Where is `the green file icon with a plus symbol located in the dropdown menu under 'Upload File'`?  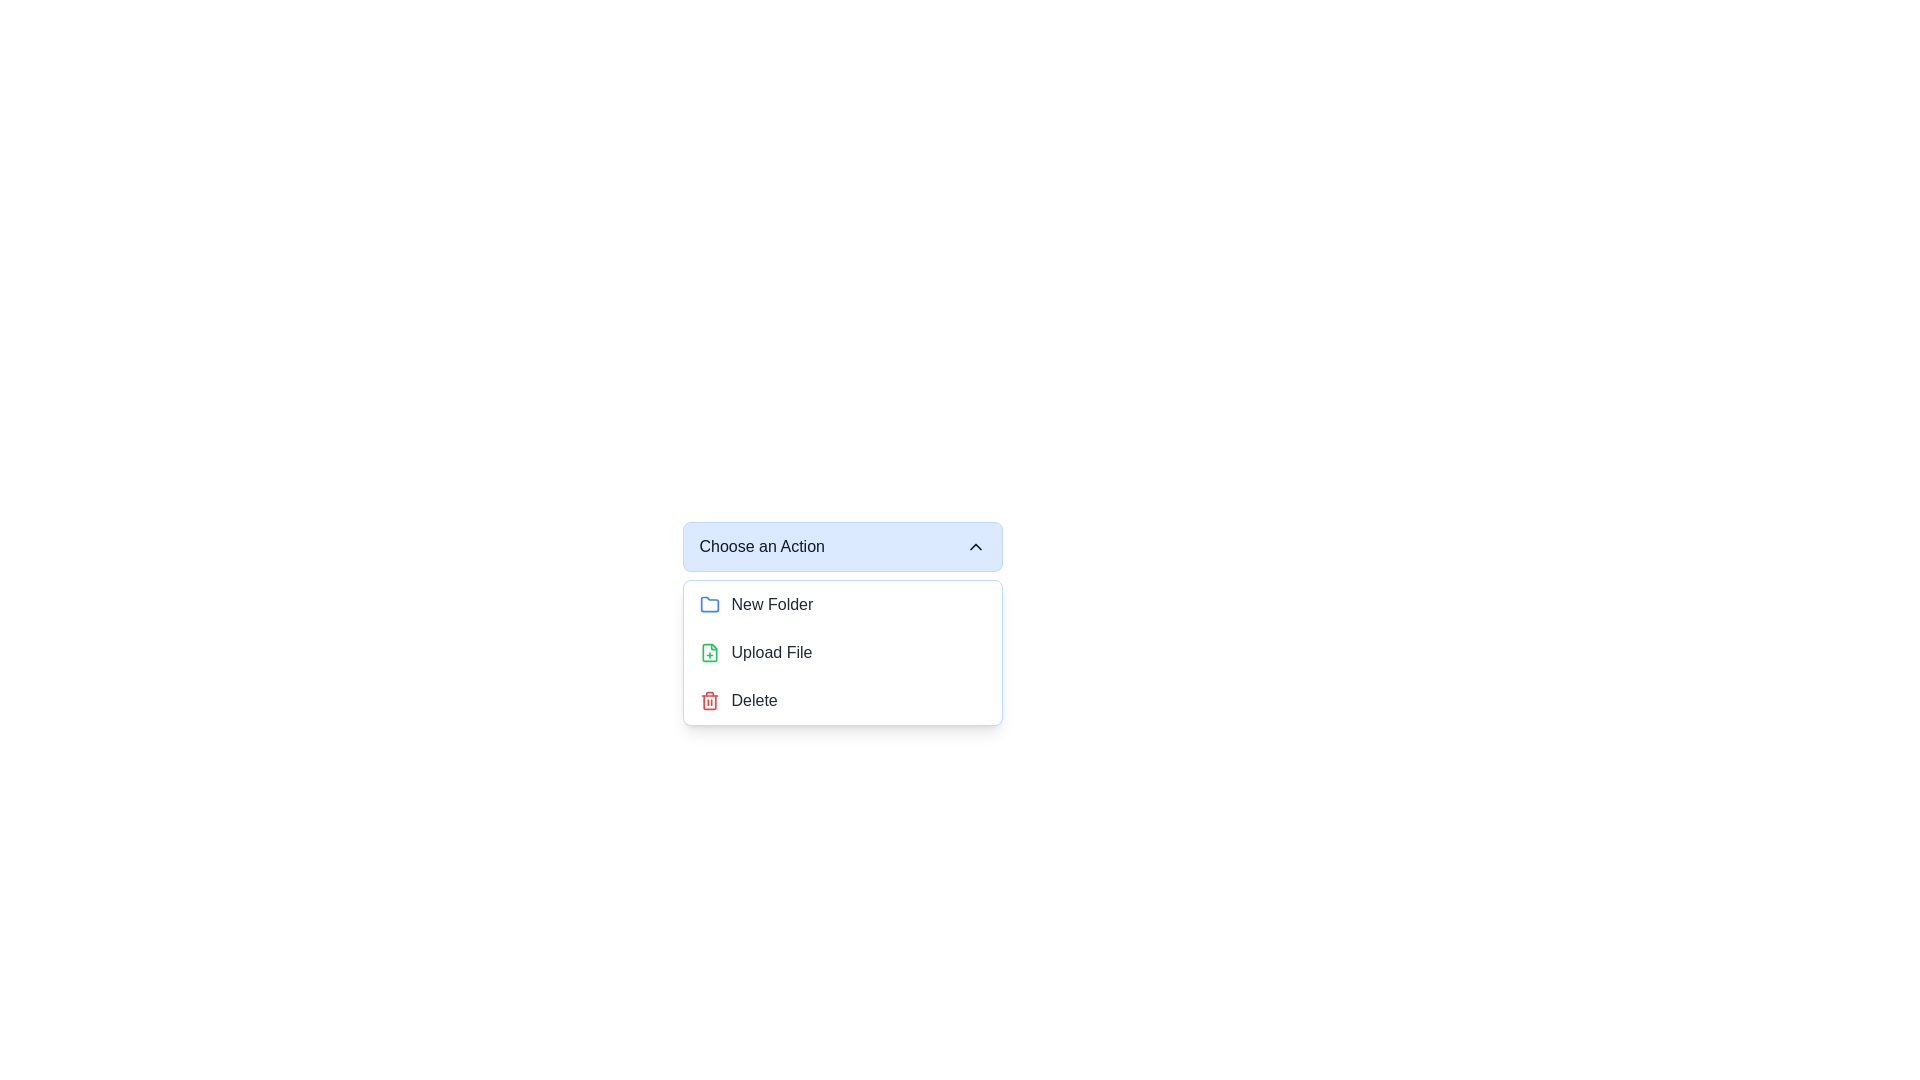
the green file icon with a plus symbol located in the dropdown menu under 'Upload File' is located at coordinates (709, 652).